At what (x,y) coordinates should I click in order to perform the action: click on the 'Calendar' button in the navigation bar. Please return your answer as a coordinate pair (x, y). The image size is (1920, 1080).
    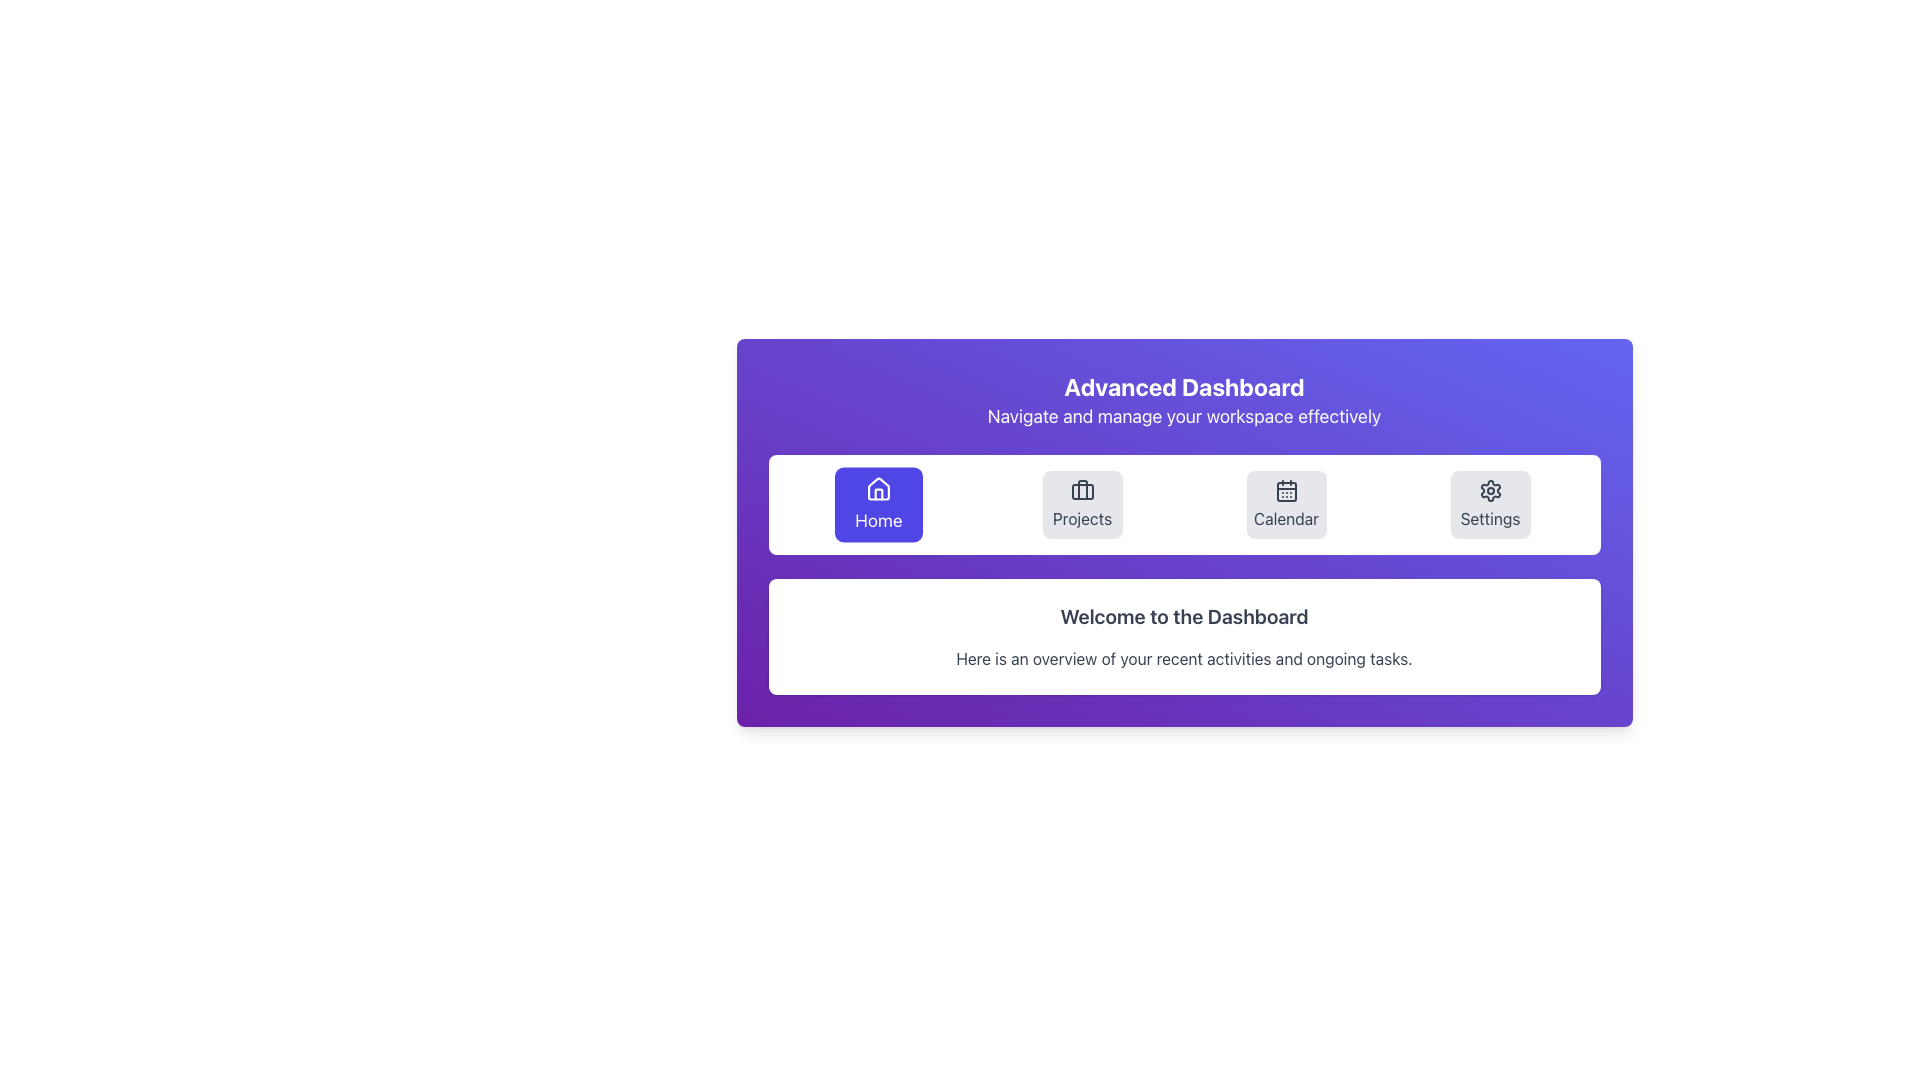
    Looking at the image, I should click on (1286, 504).